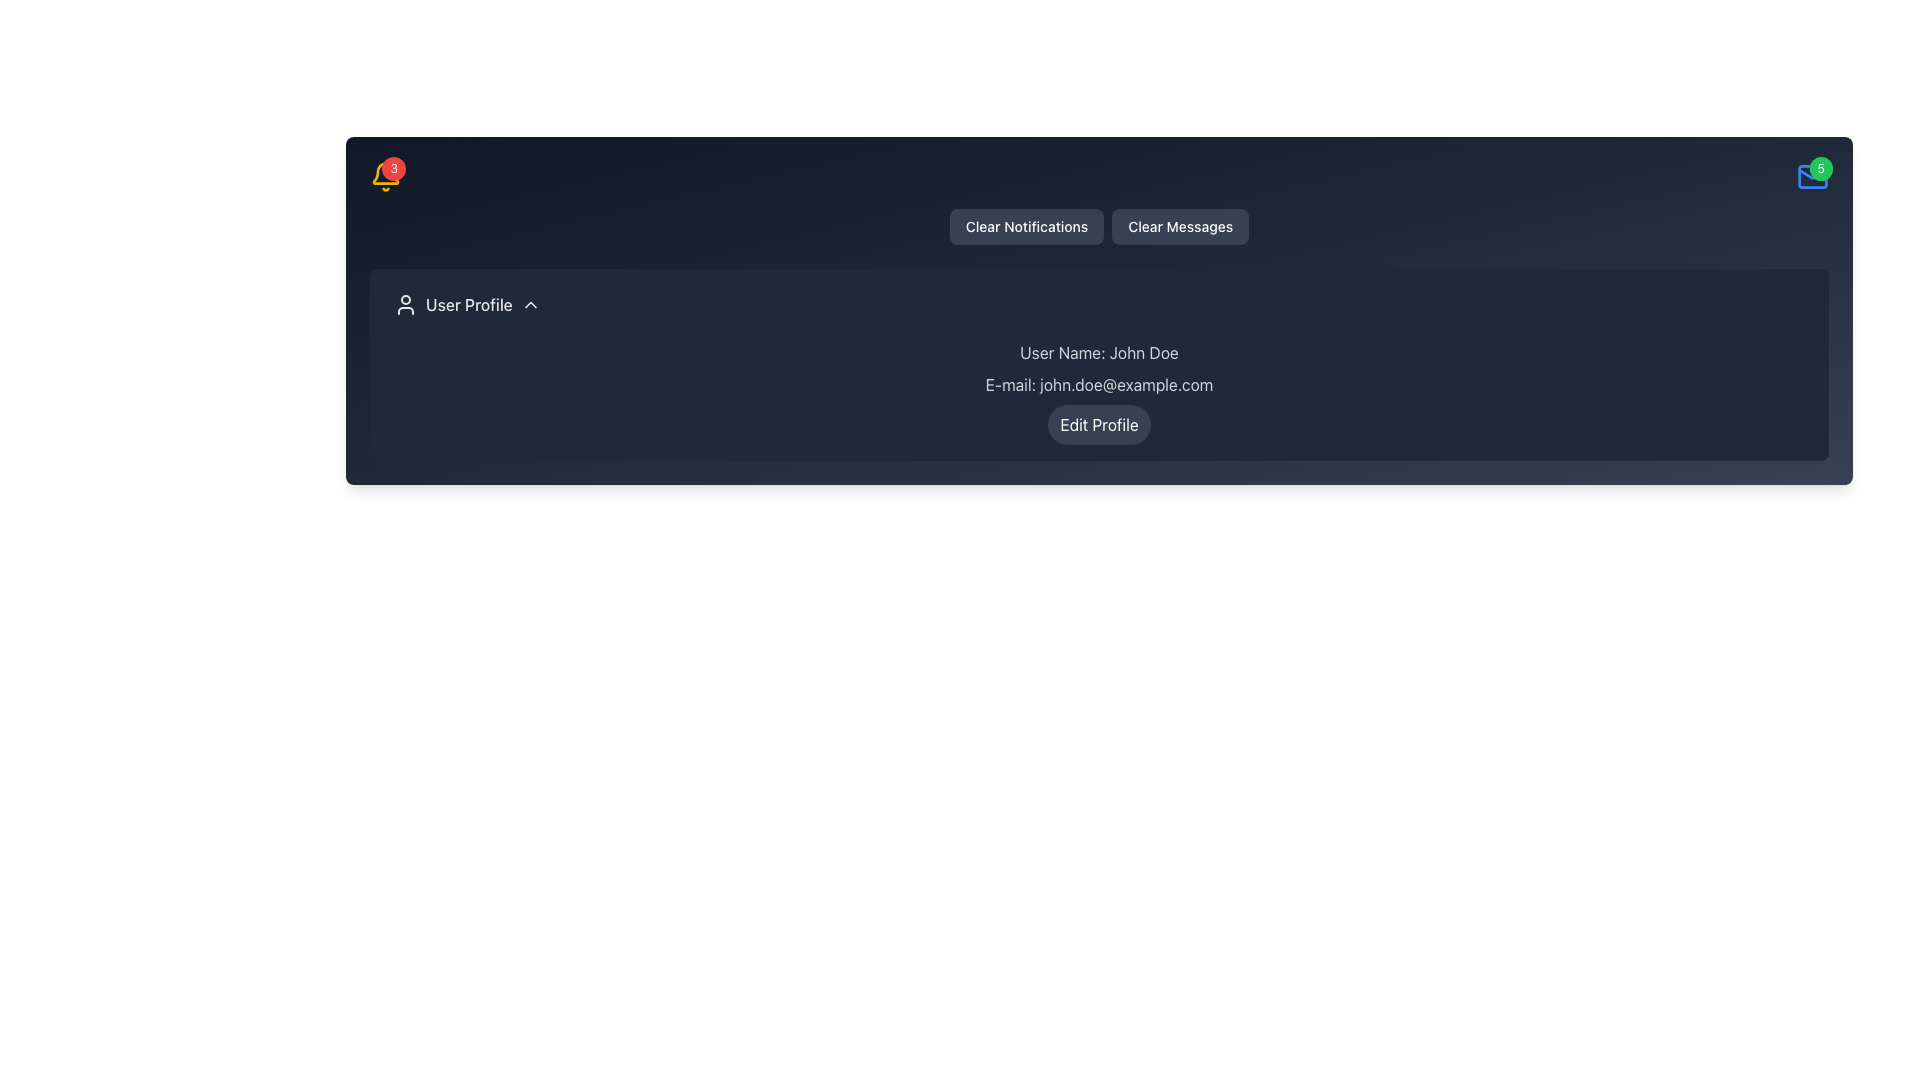 The width and height of the screenshot is (1920, 1080). What do you see at coordinates (385, 176) in the screenshot?
I see `number of notifications displayed on the red rounded notification badge showing '3', located at the top-right corner of the yellow bell icon` at bounding box center [385, 176].